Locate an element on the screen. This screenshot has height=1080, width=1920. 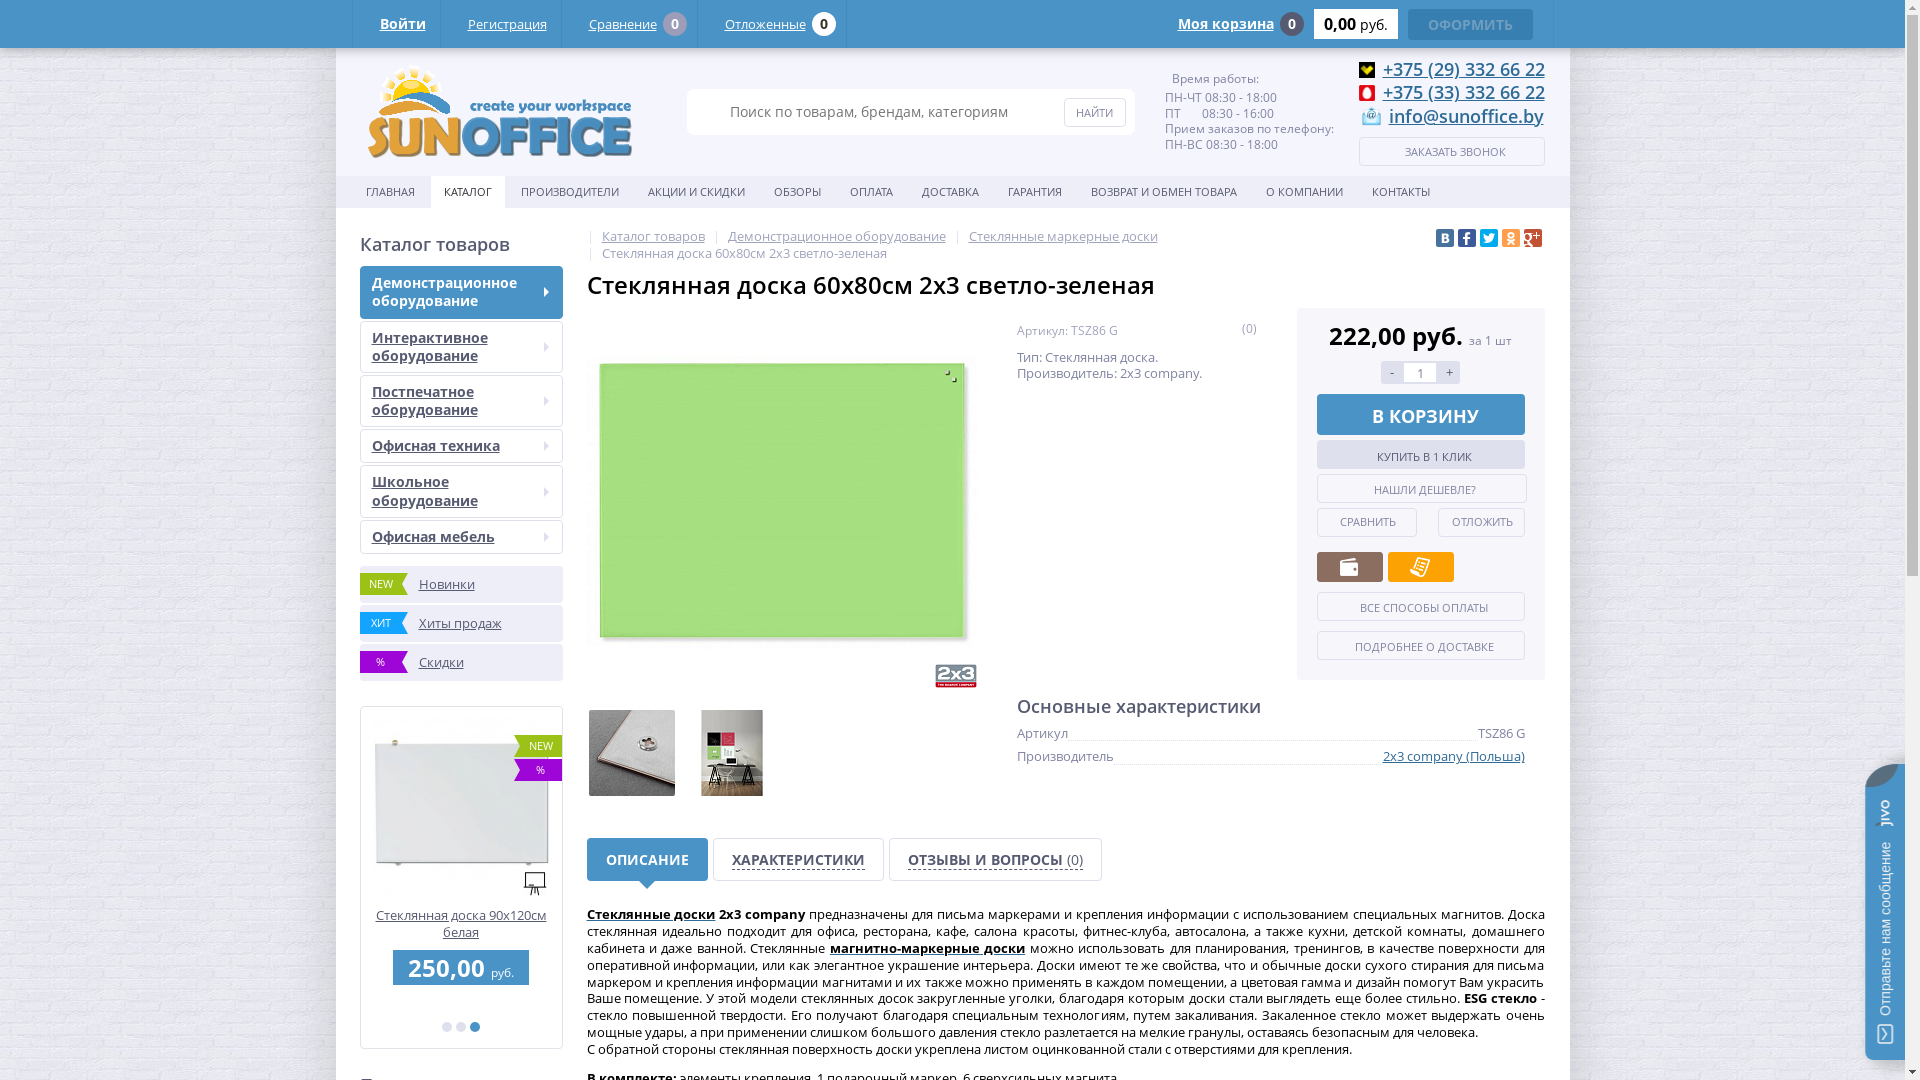
'mail.png' is located at coordinates (1369, 117).